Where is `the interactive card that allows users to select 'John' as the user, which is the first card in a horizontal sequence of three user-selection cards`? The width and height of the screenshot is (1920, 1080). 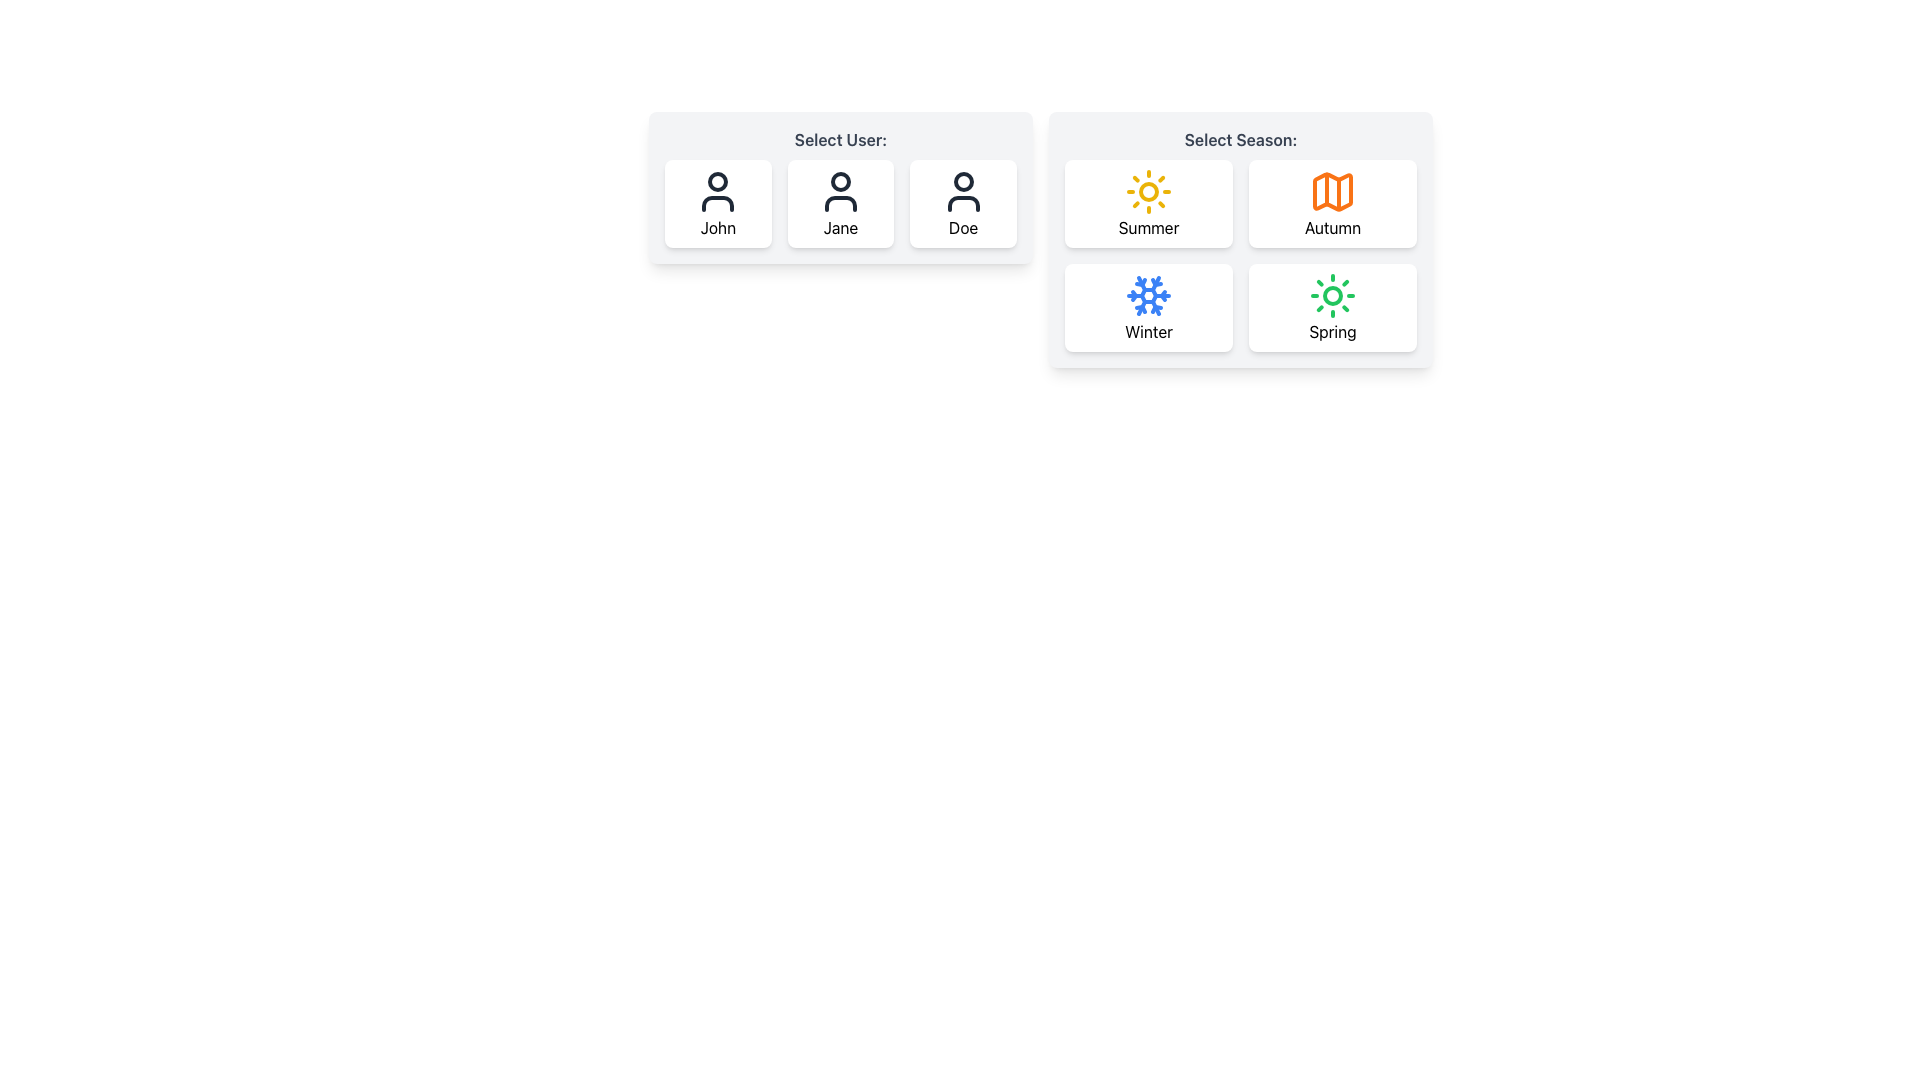
the interactive card that allows users to select 'John' as the user, which is the first card in a horizontal sequence of three user-selection cards is located at coordinates (718, 204).